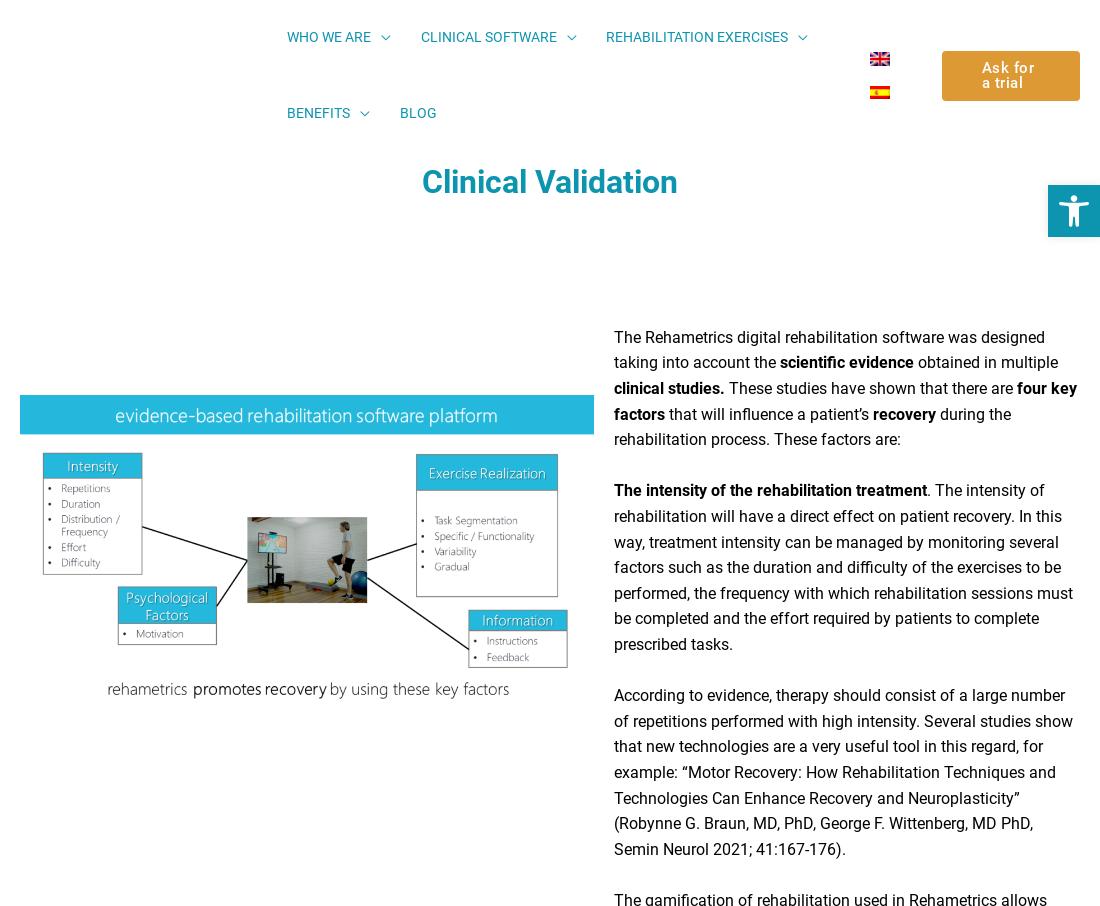 The height and width of the screenshot is (906, 1100). I want to click on 'recovery', so click(870, 421).